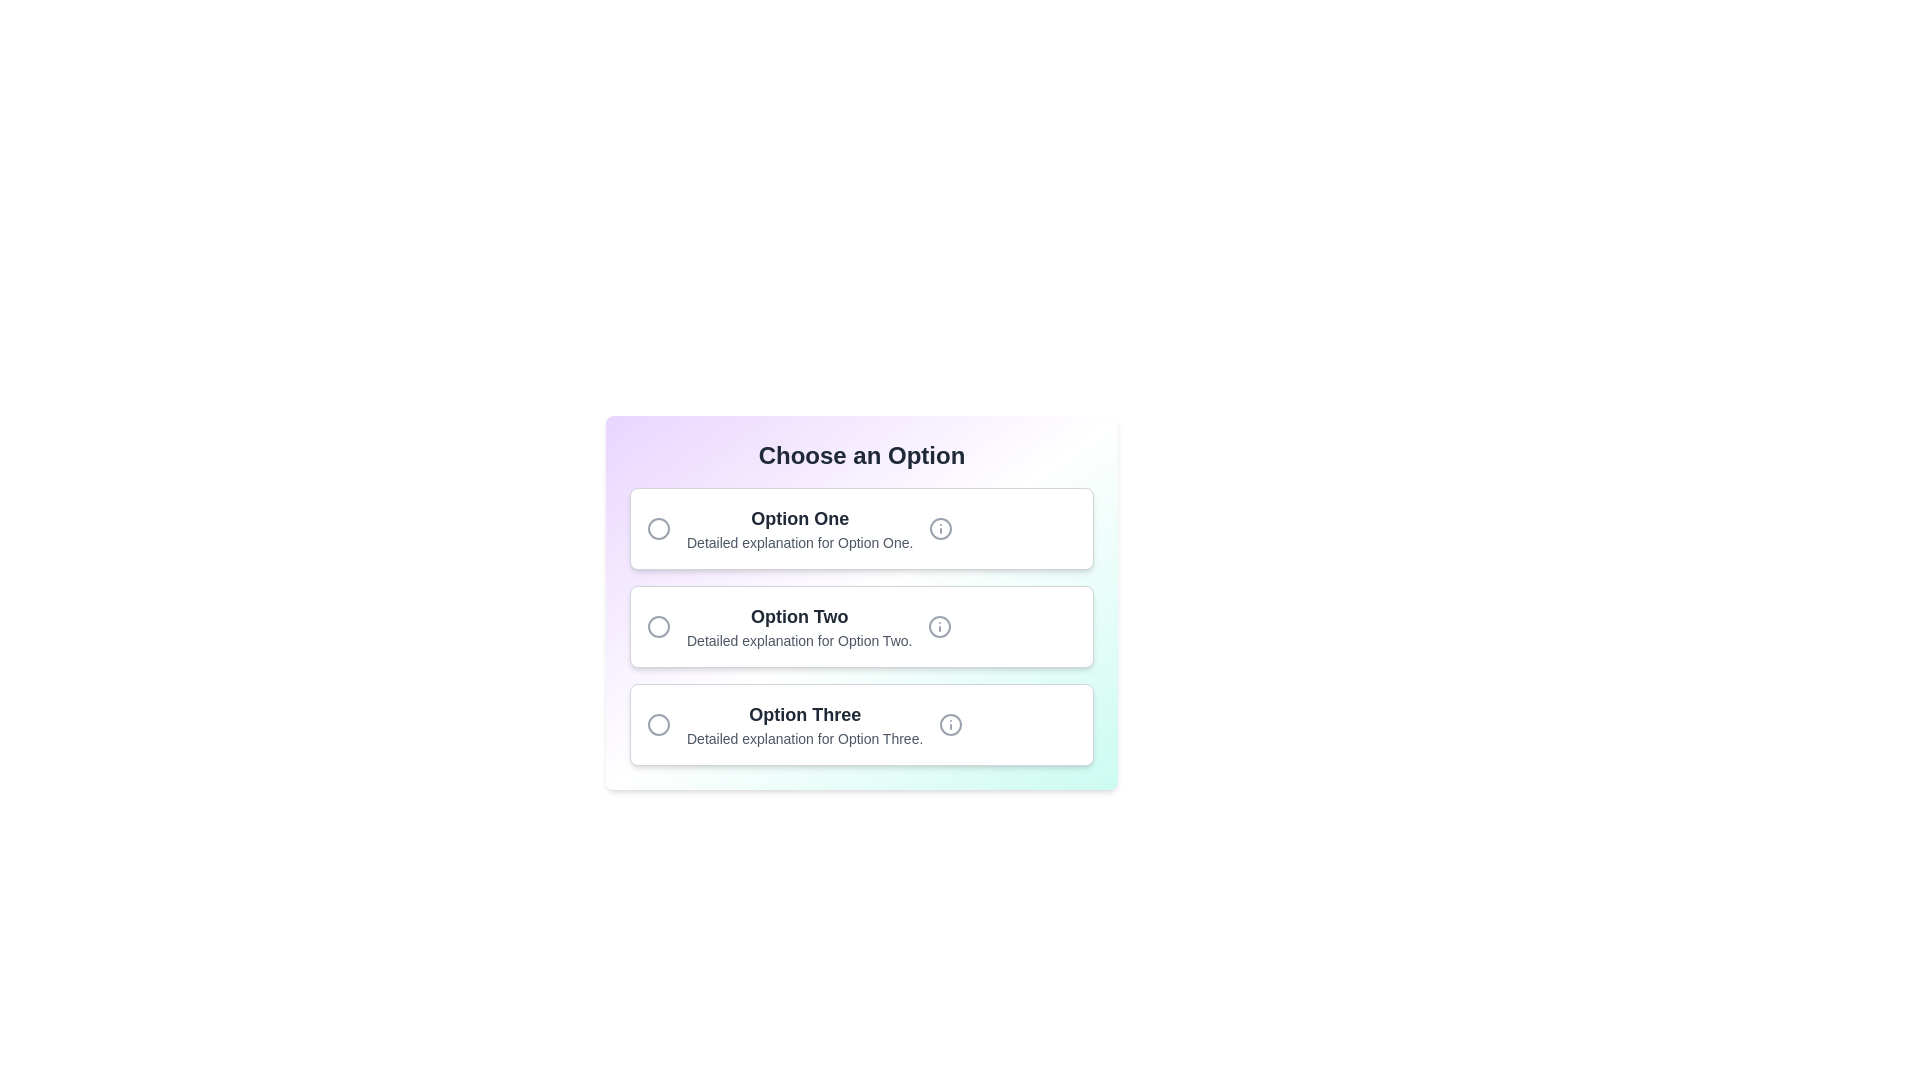 The width and height of the screenshot is (1920, 1080). What do you see at coordinates (862, 527) in the screenshot?
I see `the first Option card in the vertical list by` at bounding box center [862, 527].